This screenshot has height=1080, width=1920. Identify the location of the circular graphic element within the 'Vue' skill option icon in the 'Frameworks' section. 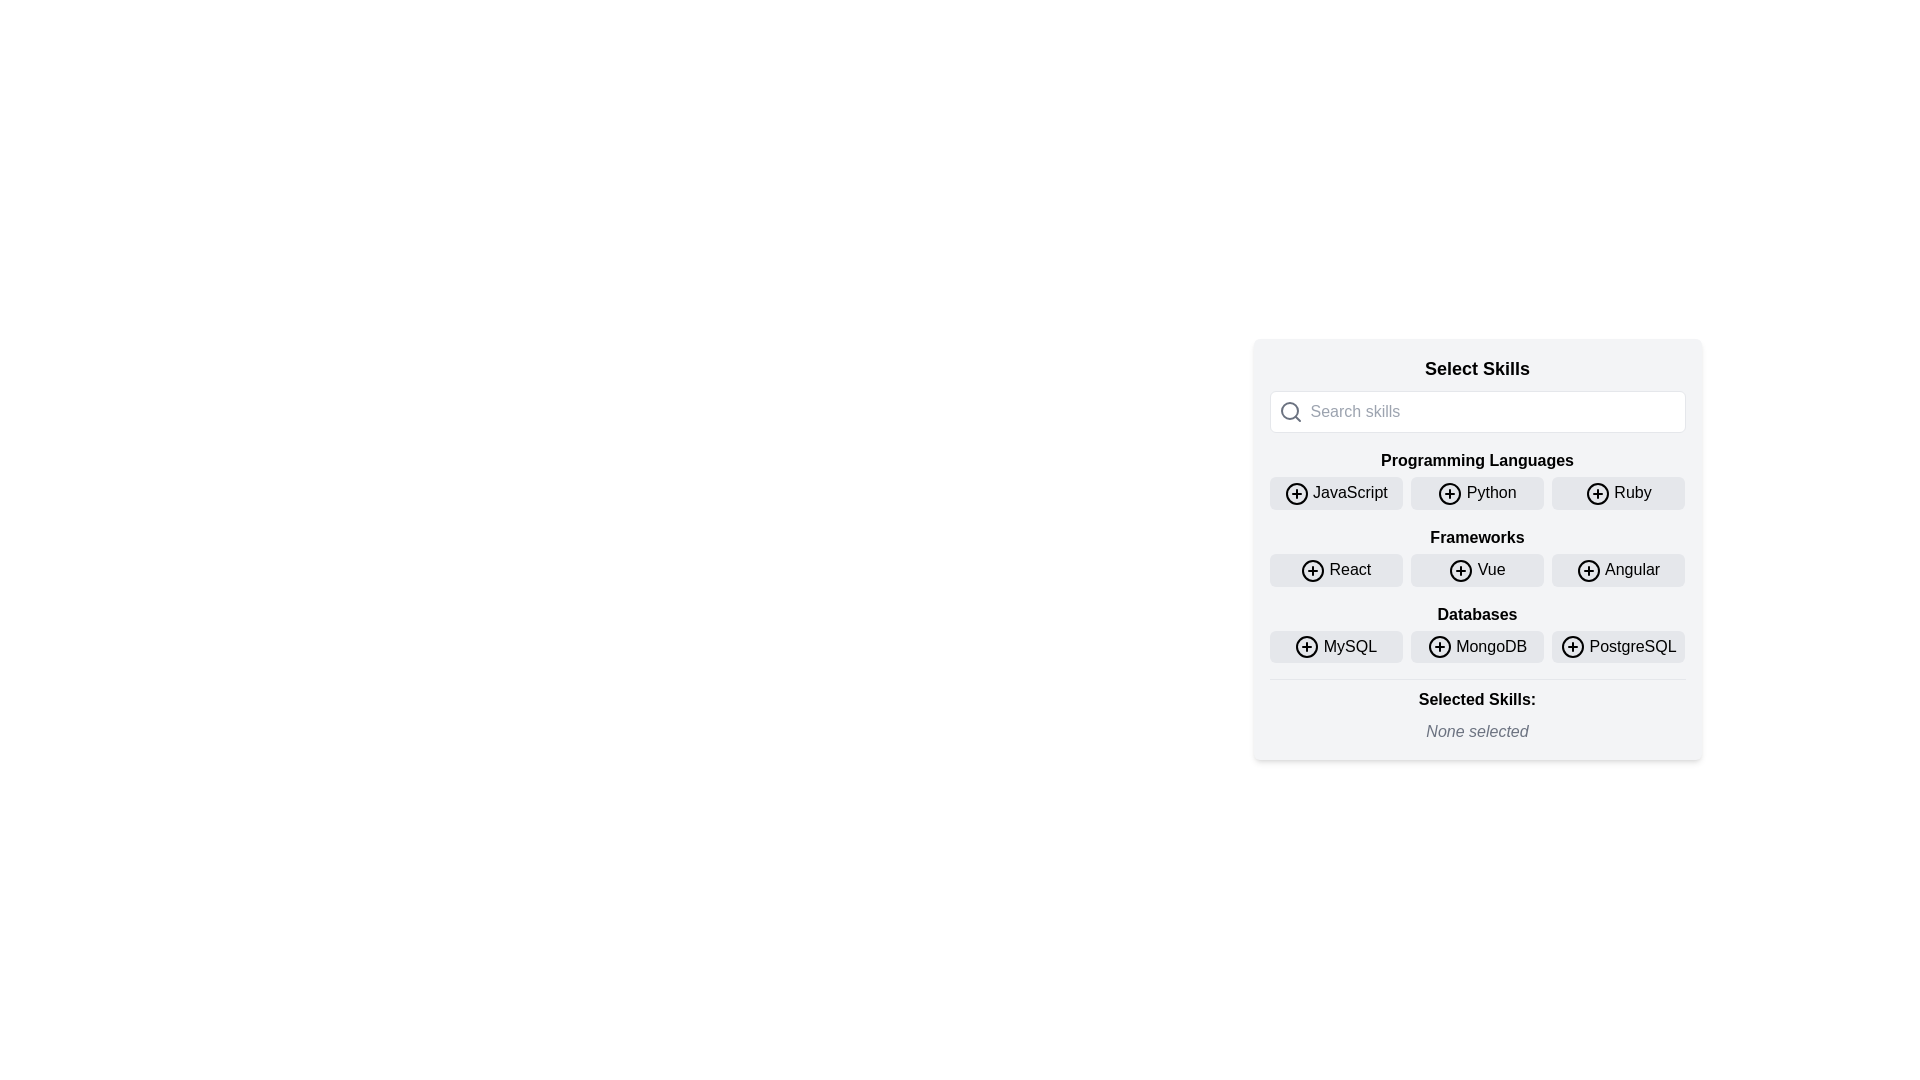
(1461, 570).